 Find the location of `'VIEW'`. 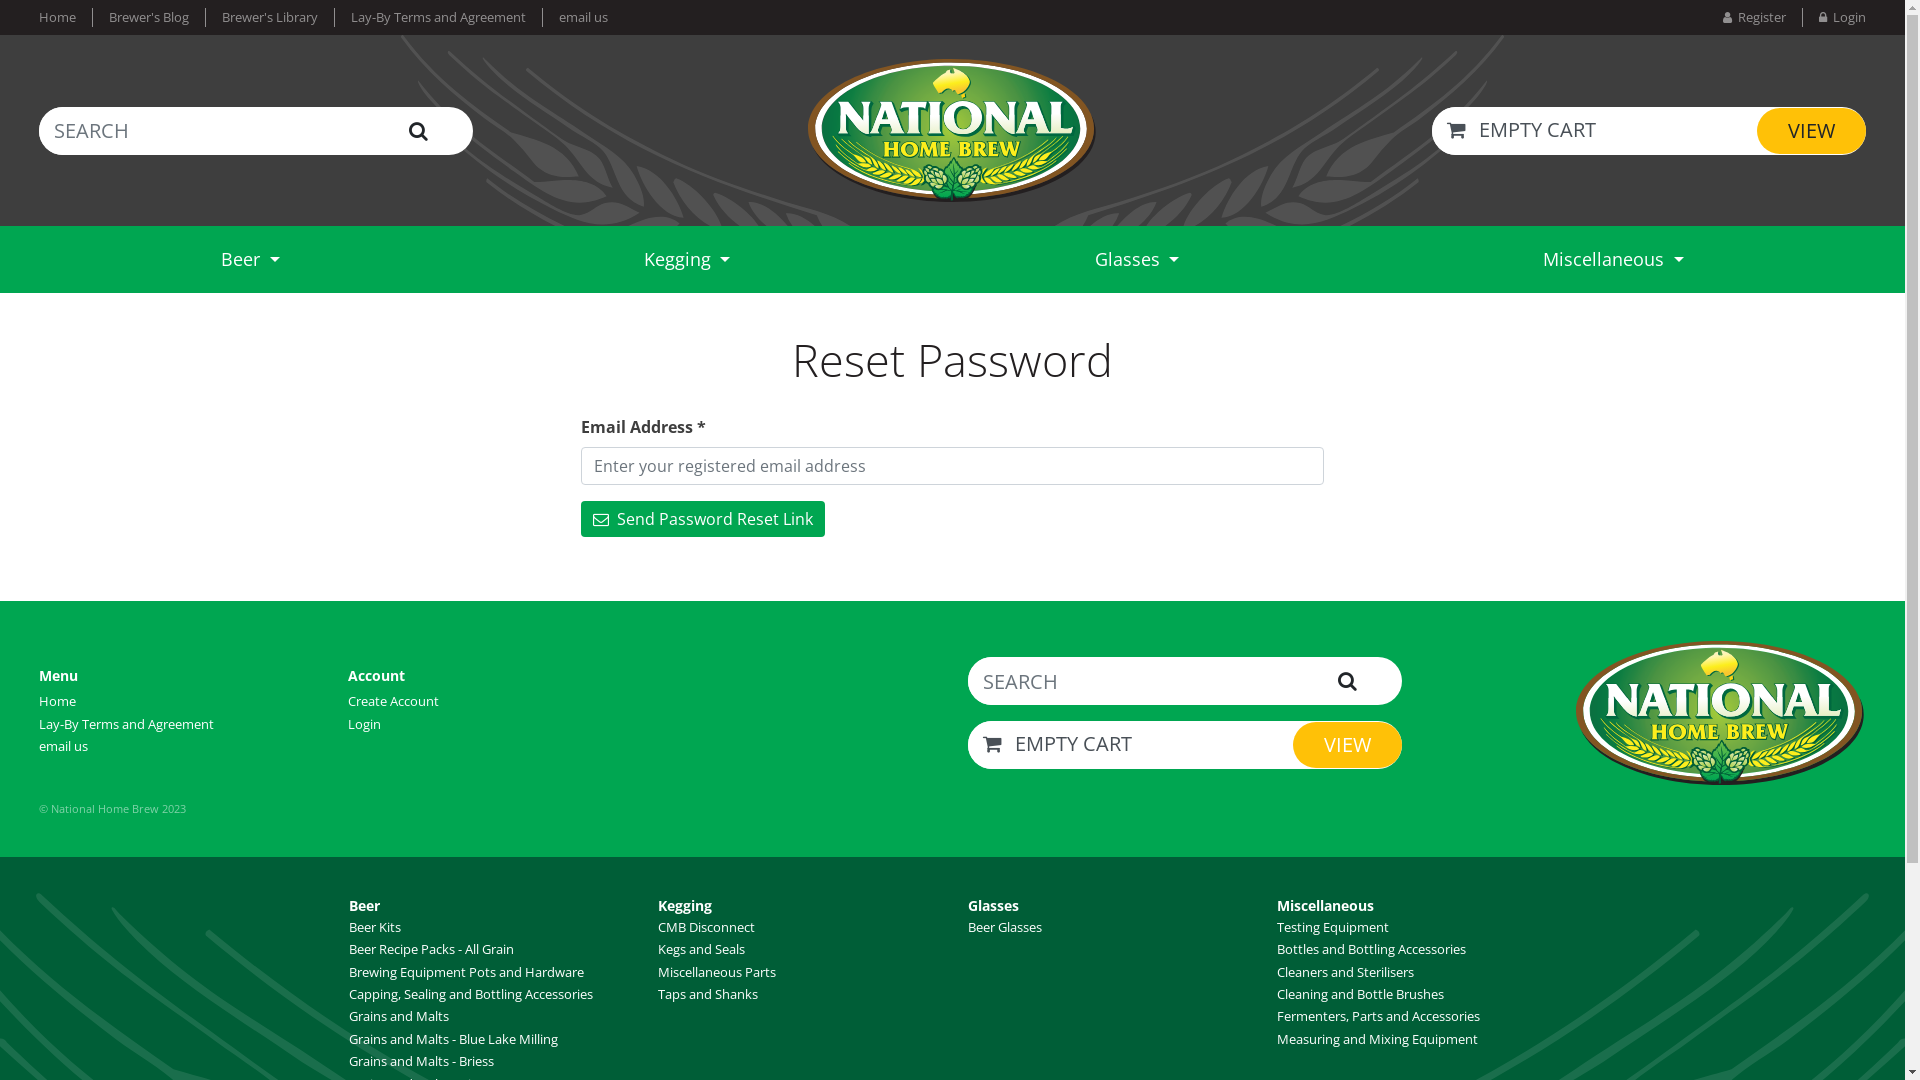

'VIEW' is located at coordinates (1347, 744).